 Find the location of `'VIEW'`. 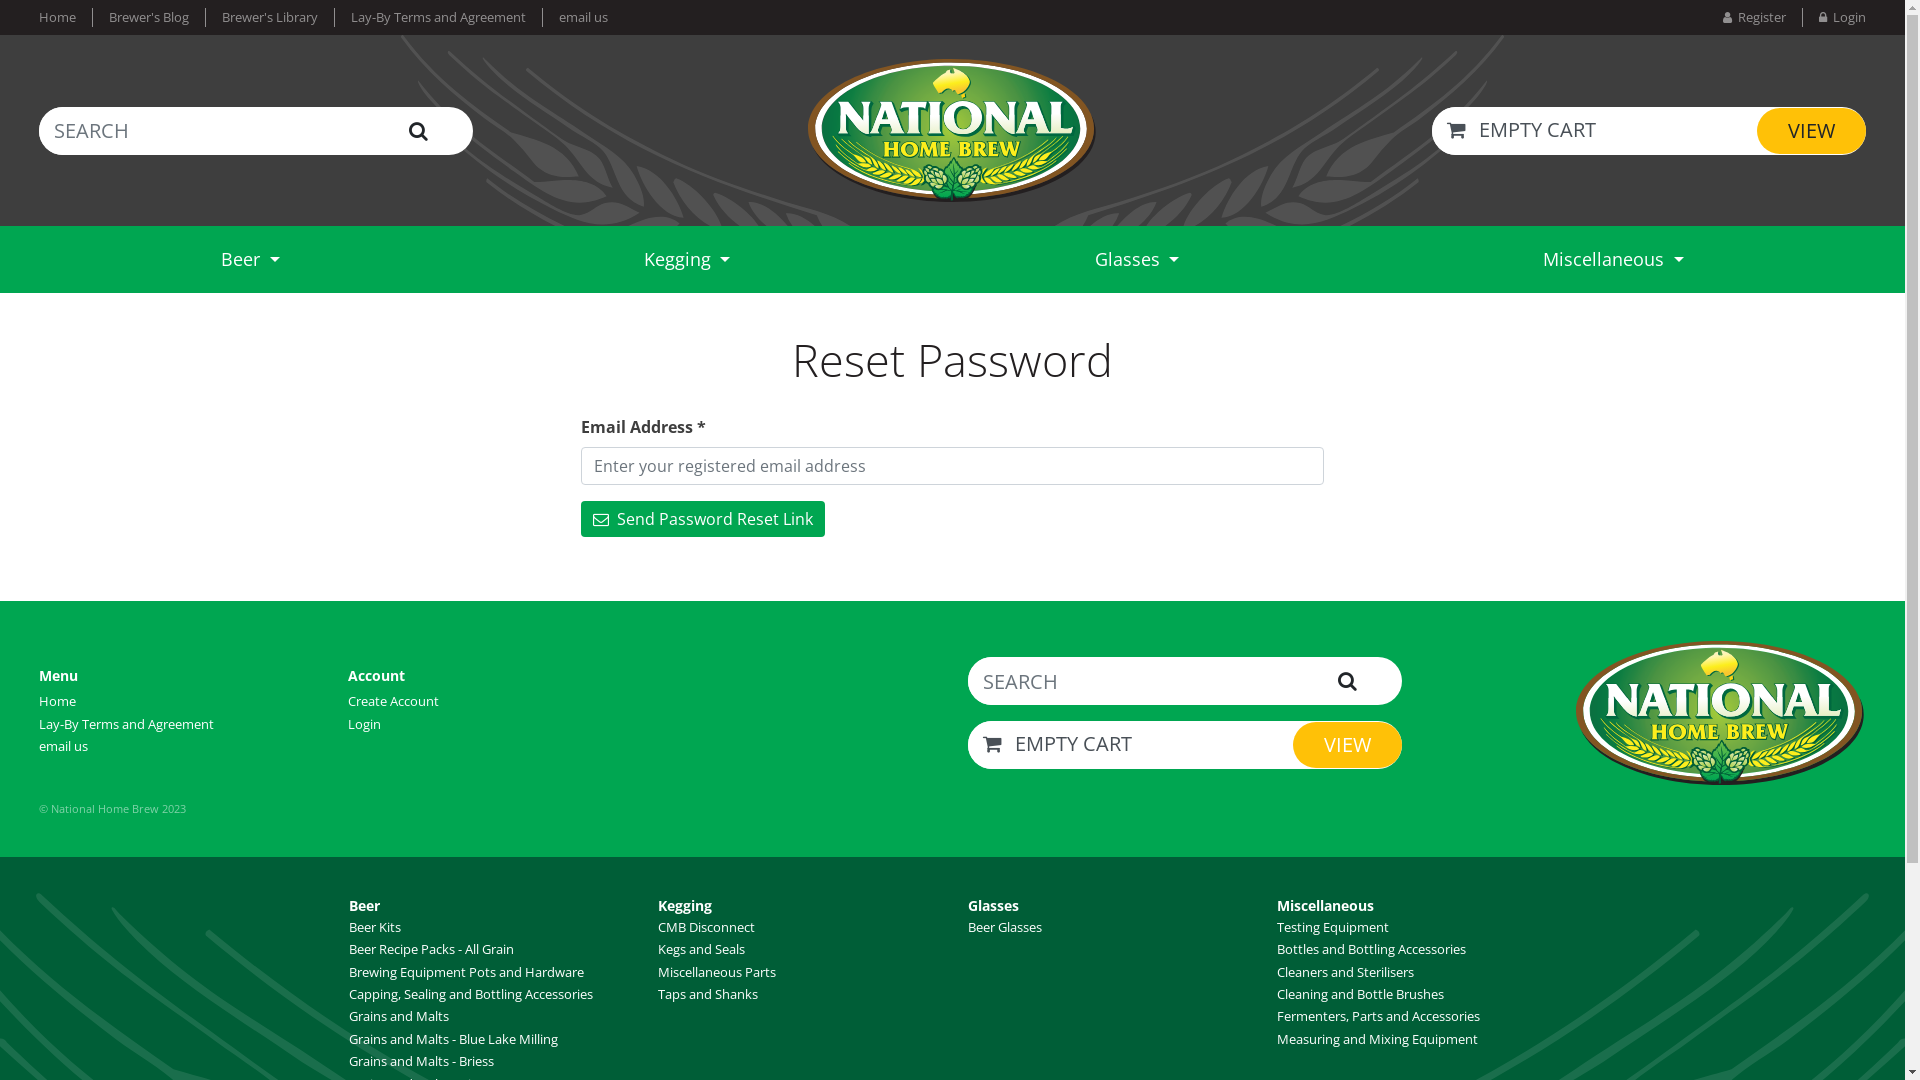

'VIEW' is located at coordinates (1347, 744).